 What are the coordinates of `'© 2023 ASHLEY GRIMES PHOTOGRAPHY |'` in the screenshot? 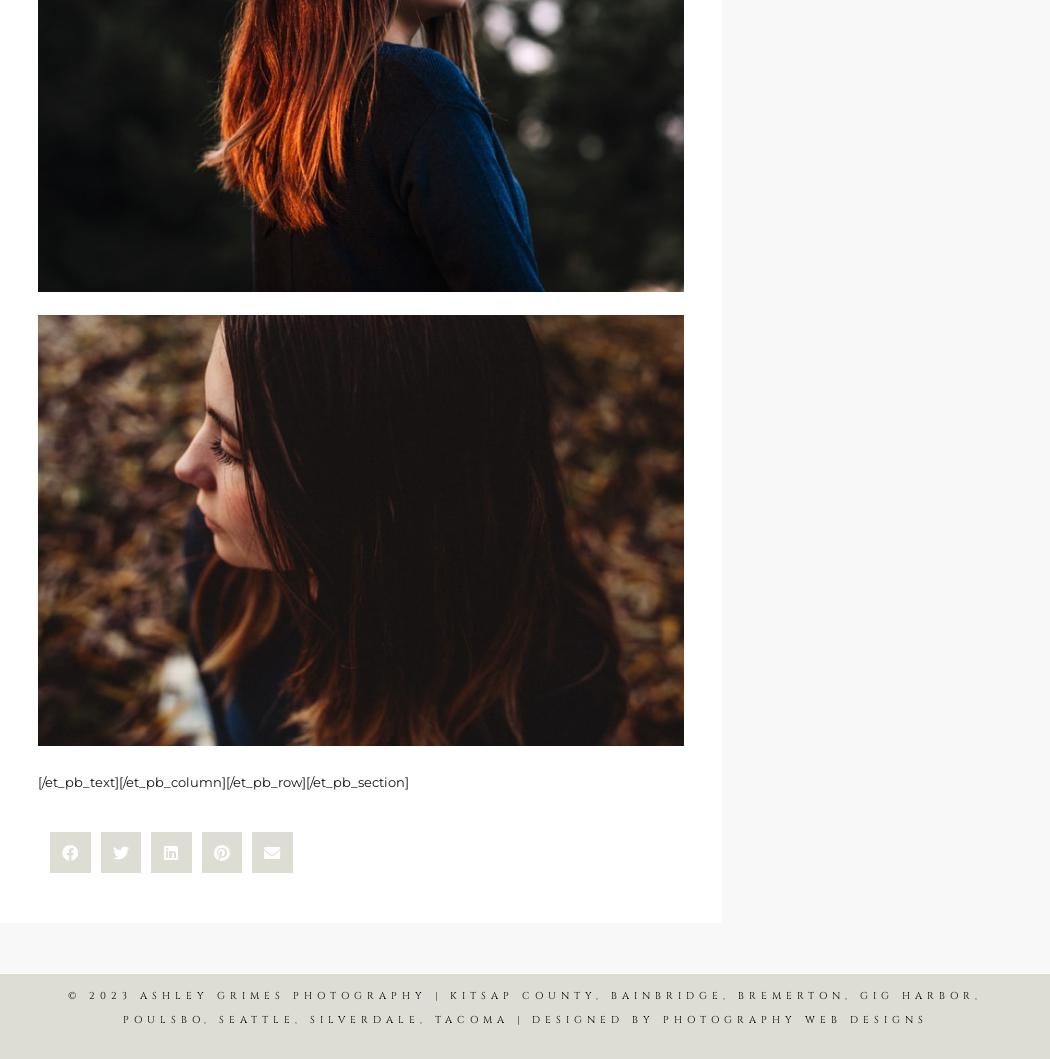 It's located at (259, 994).